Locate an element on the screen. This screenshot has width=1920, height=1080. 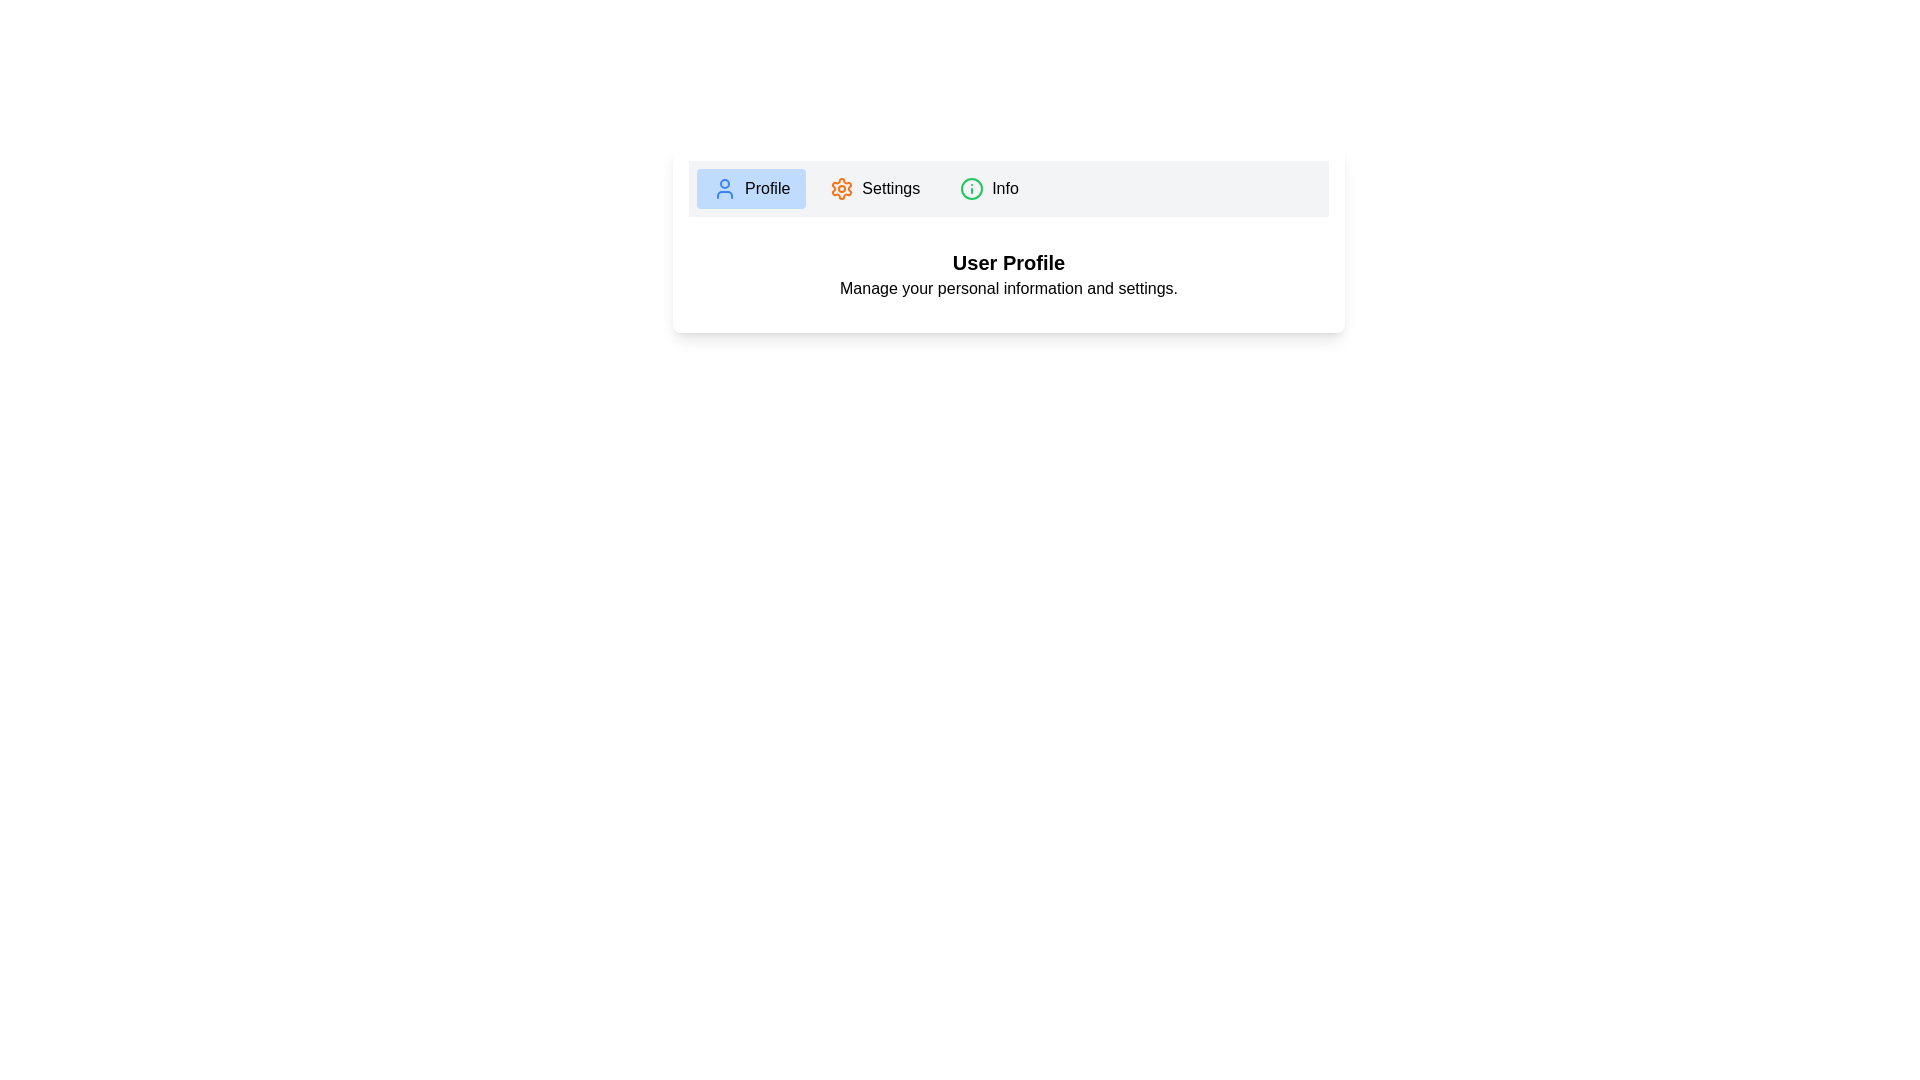
the tab labeled Profile to view its content is located at coordinates (750, 189).